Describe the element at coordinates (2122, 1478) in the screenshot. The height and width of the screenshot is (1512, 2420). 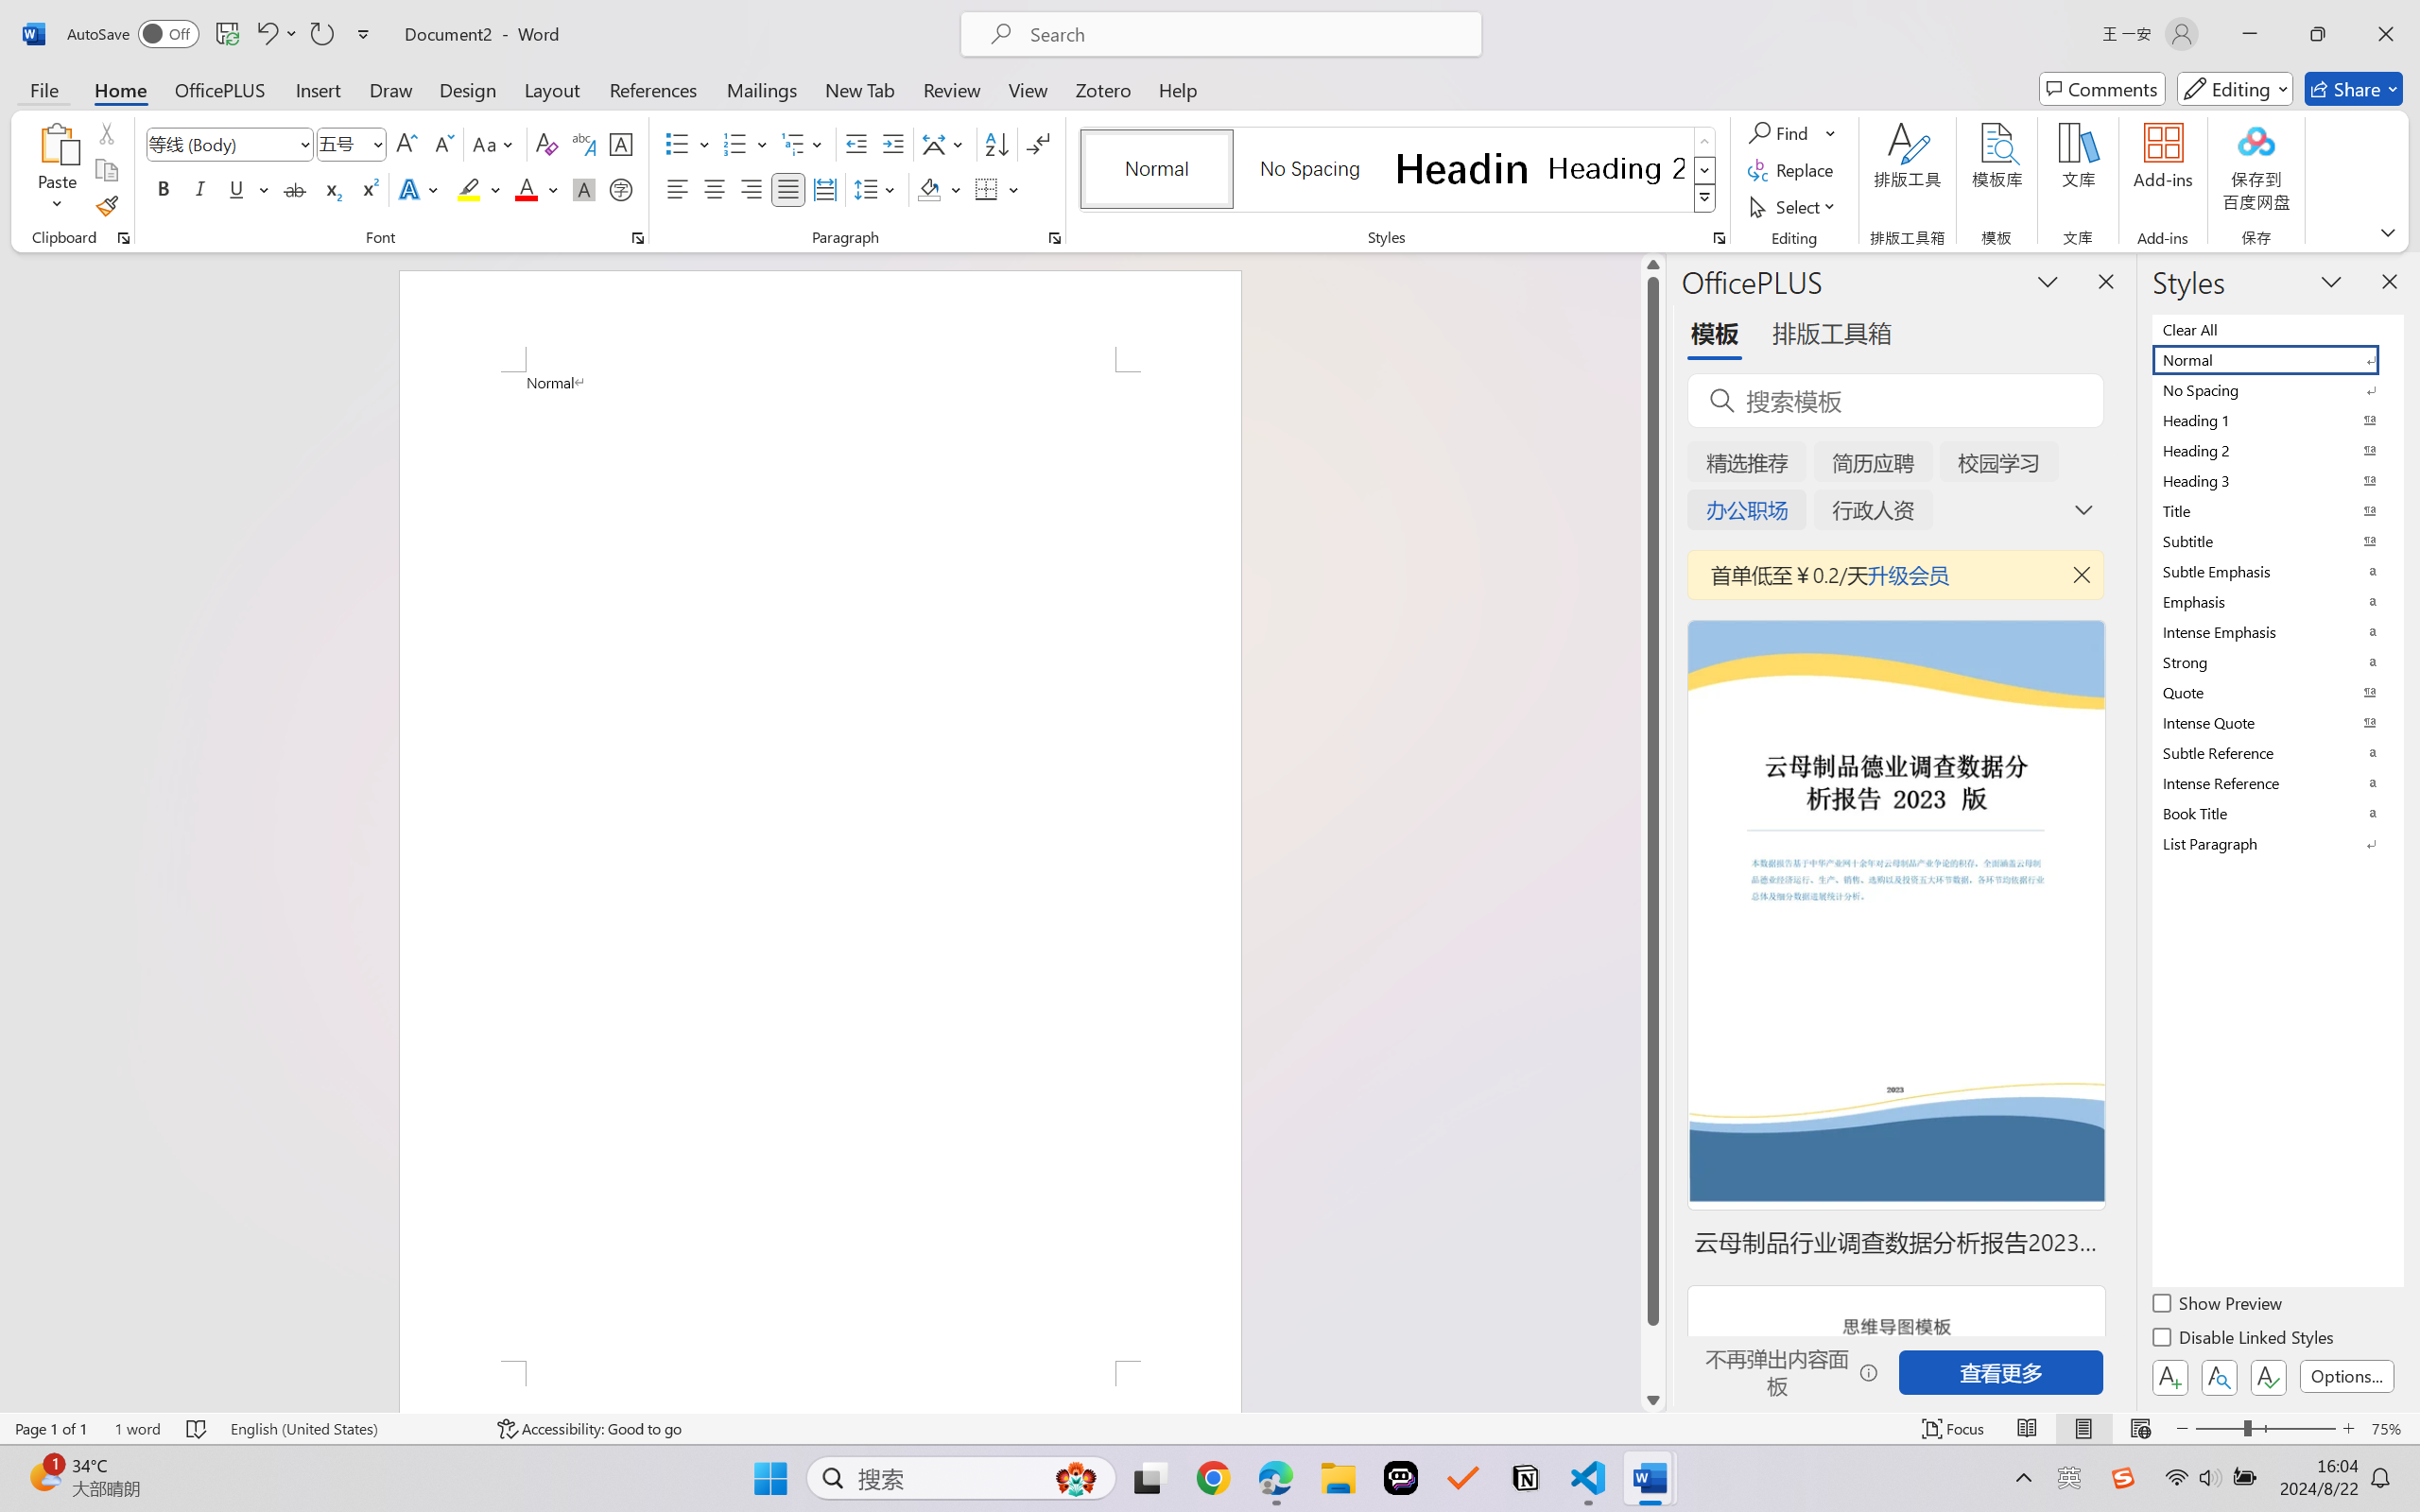
I see `'Class: Image'` at that location.